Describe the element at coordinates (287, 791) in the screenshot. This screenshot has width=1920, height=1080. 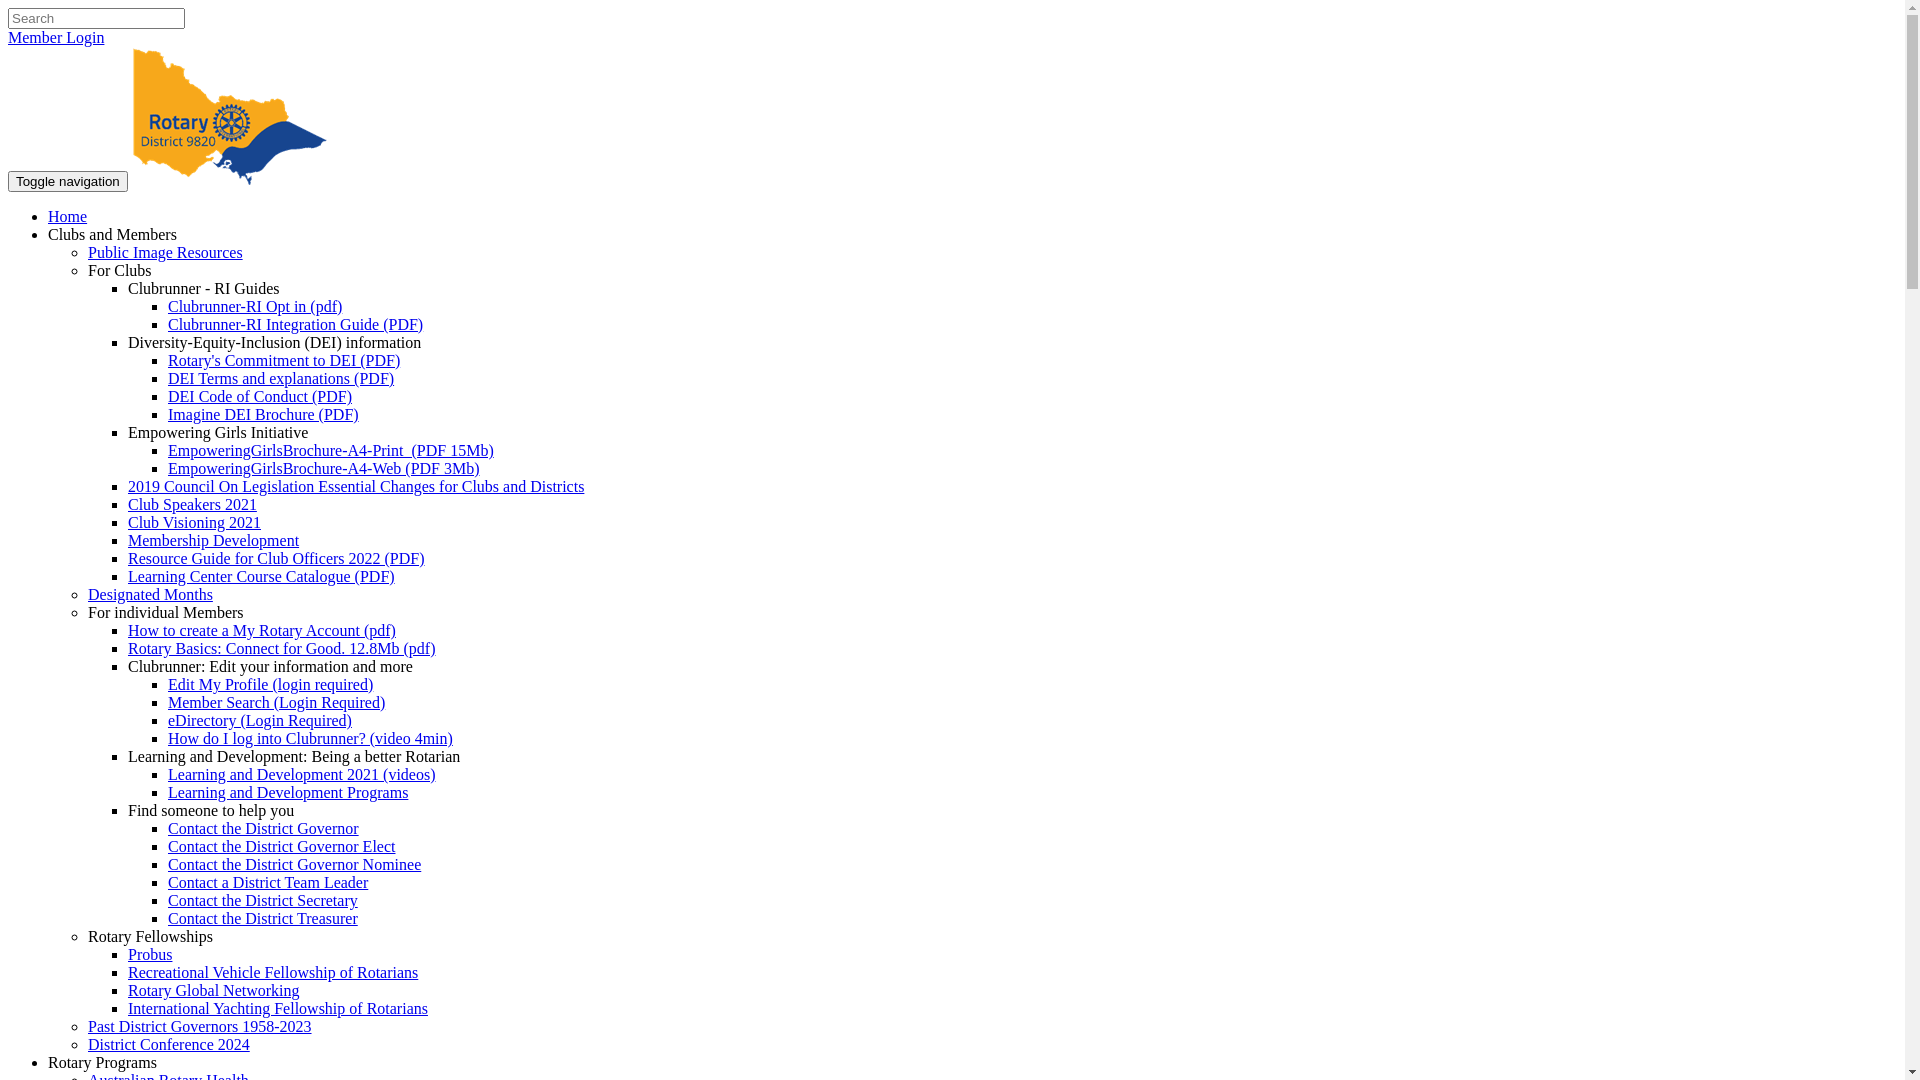
I see `'Learning and Development Programs'` at that location.